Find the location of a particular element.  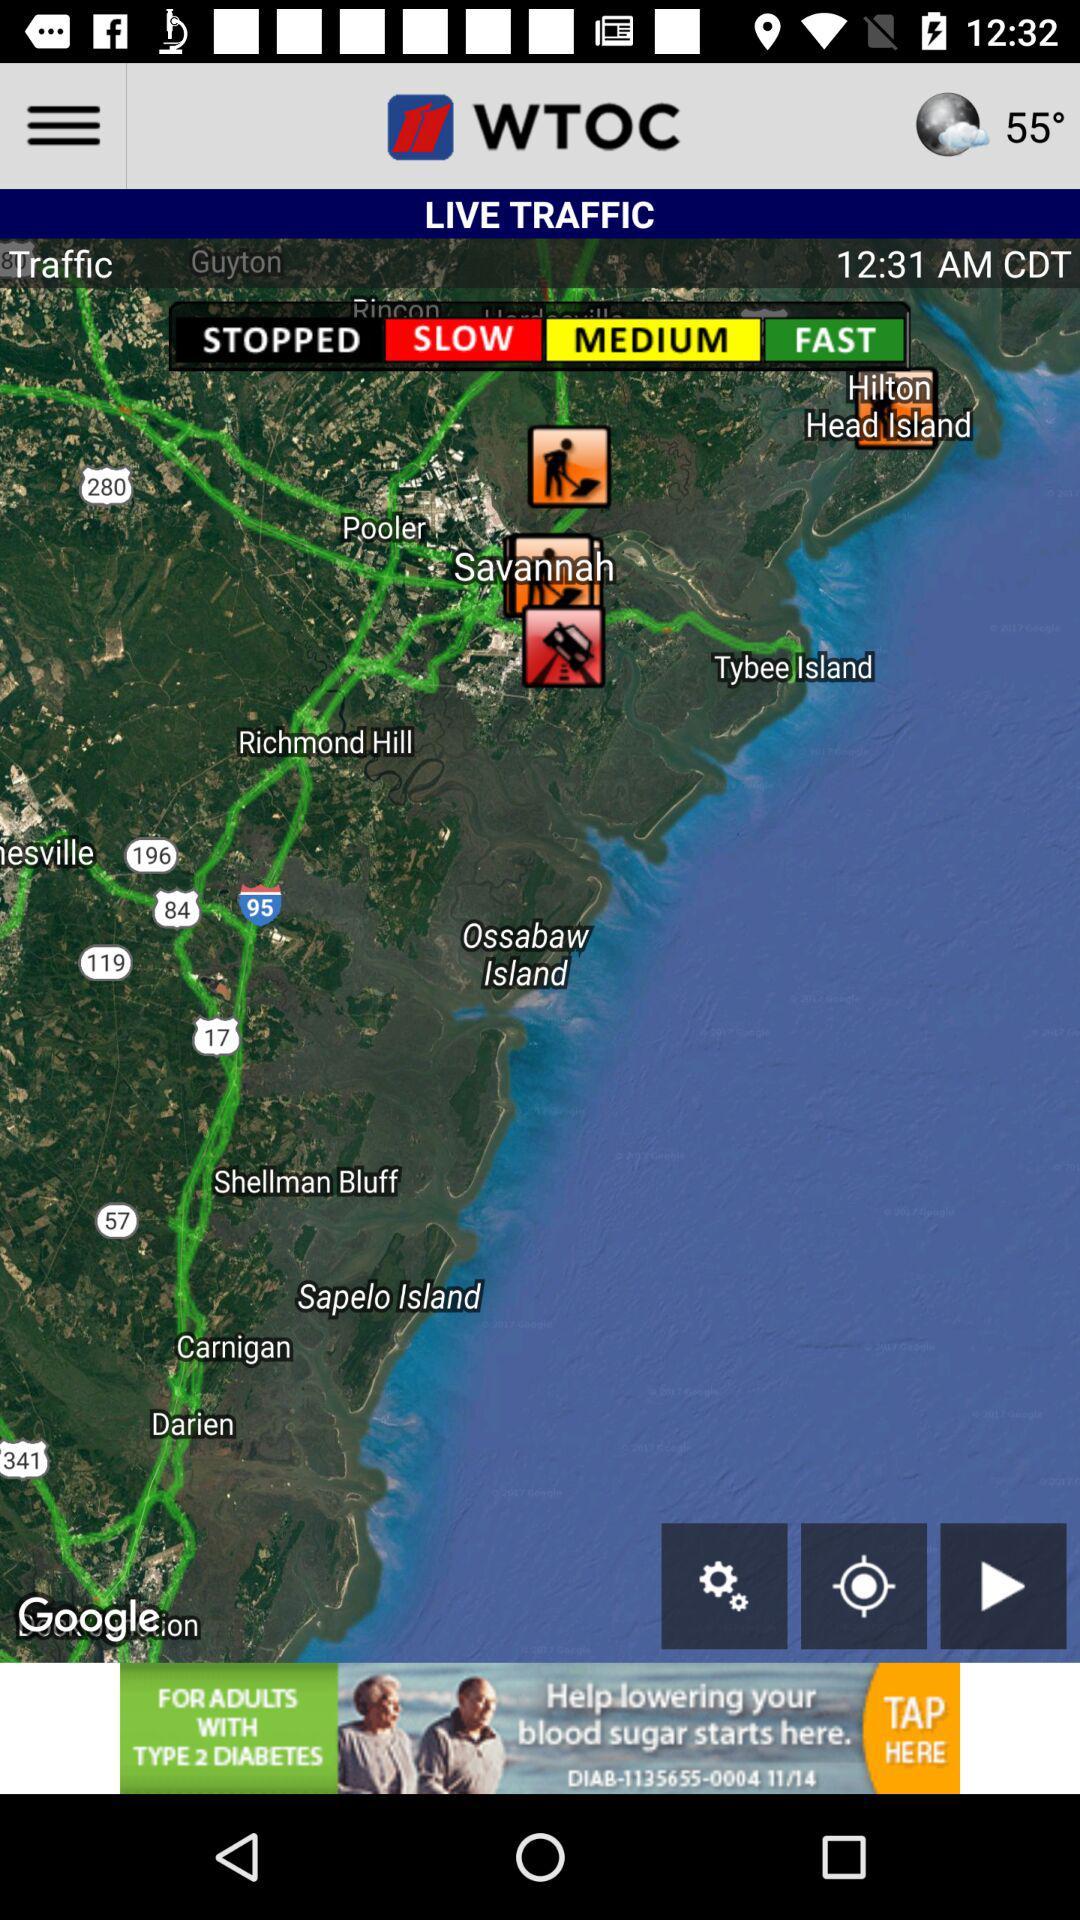

the location_crosshair icon is located at coordinates (863, 1585).